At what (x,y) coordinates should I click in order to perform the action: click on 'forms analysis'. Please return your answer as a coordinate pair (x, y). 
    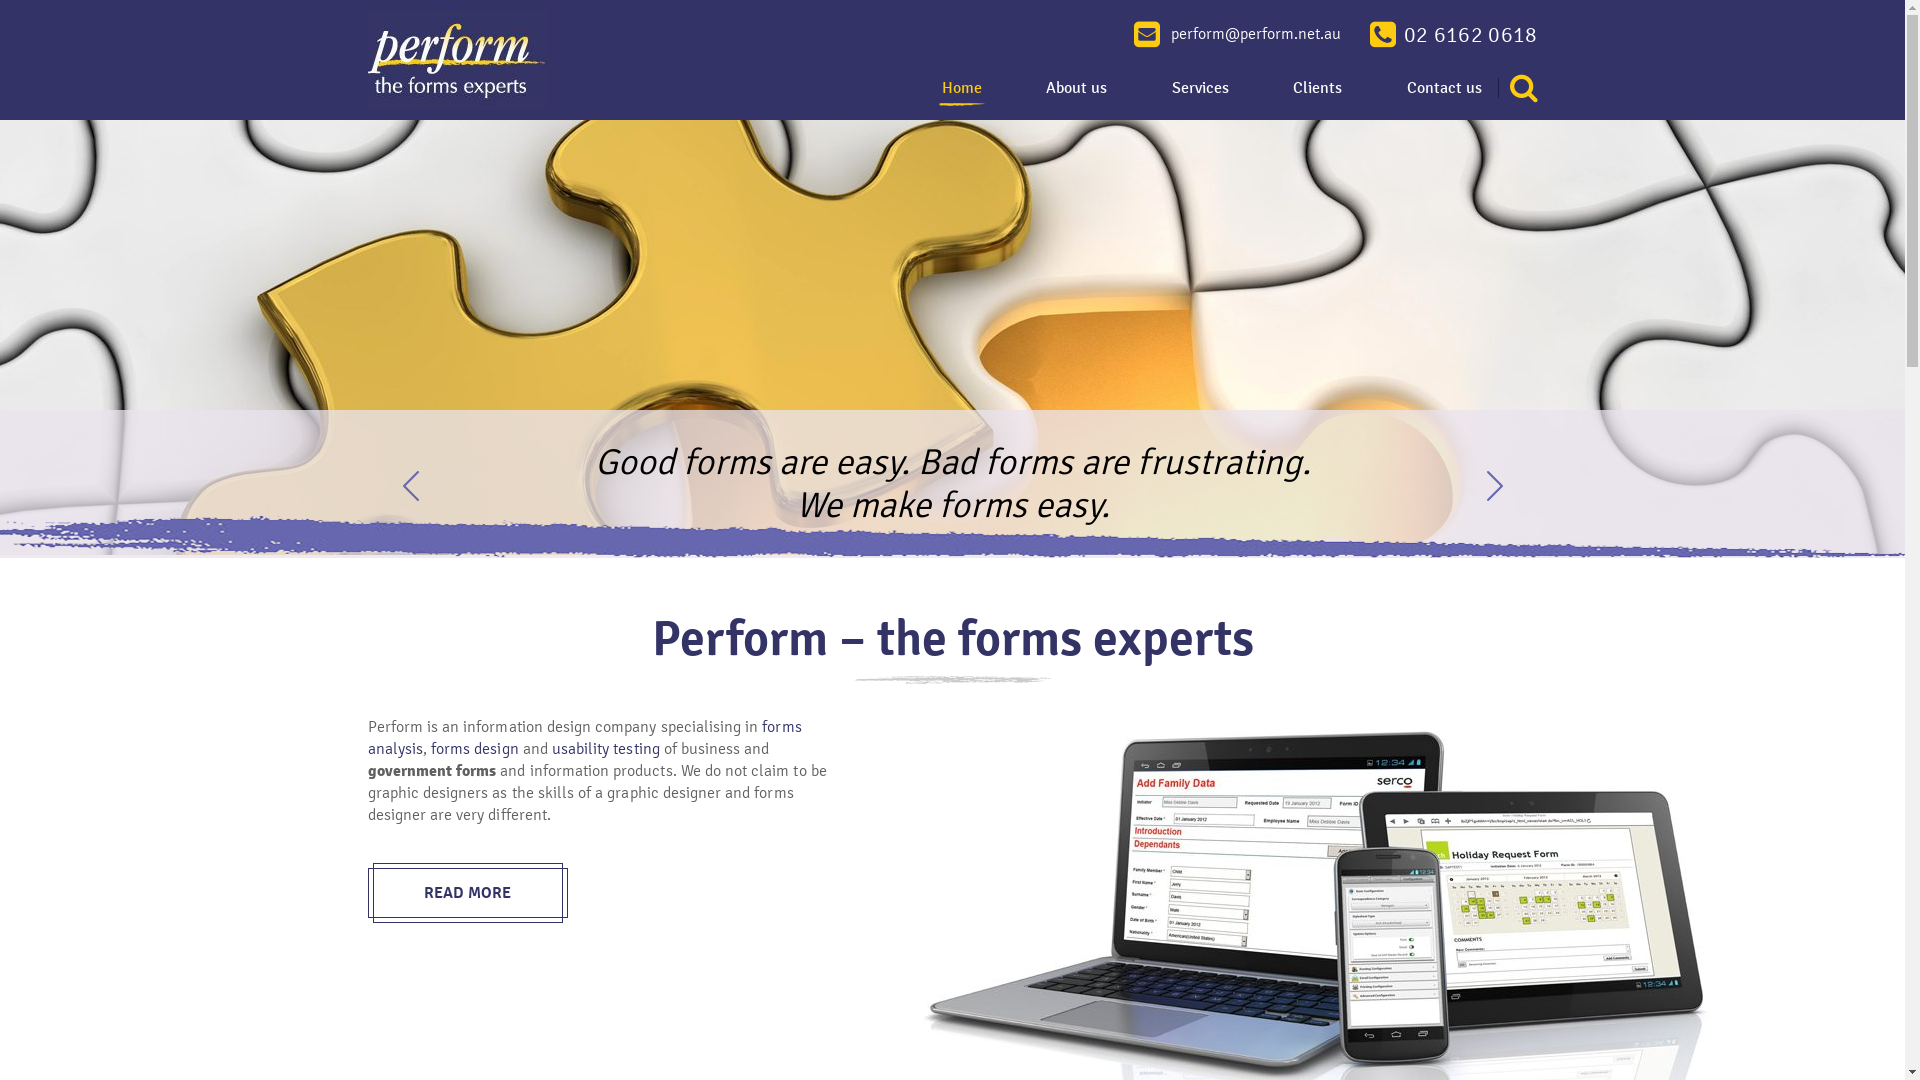
    Looking at the image, I should click on (584, 737).